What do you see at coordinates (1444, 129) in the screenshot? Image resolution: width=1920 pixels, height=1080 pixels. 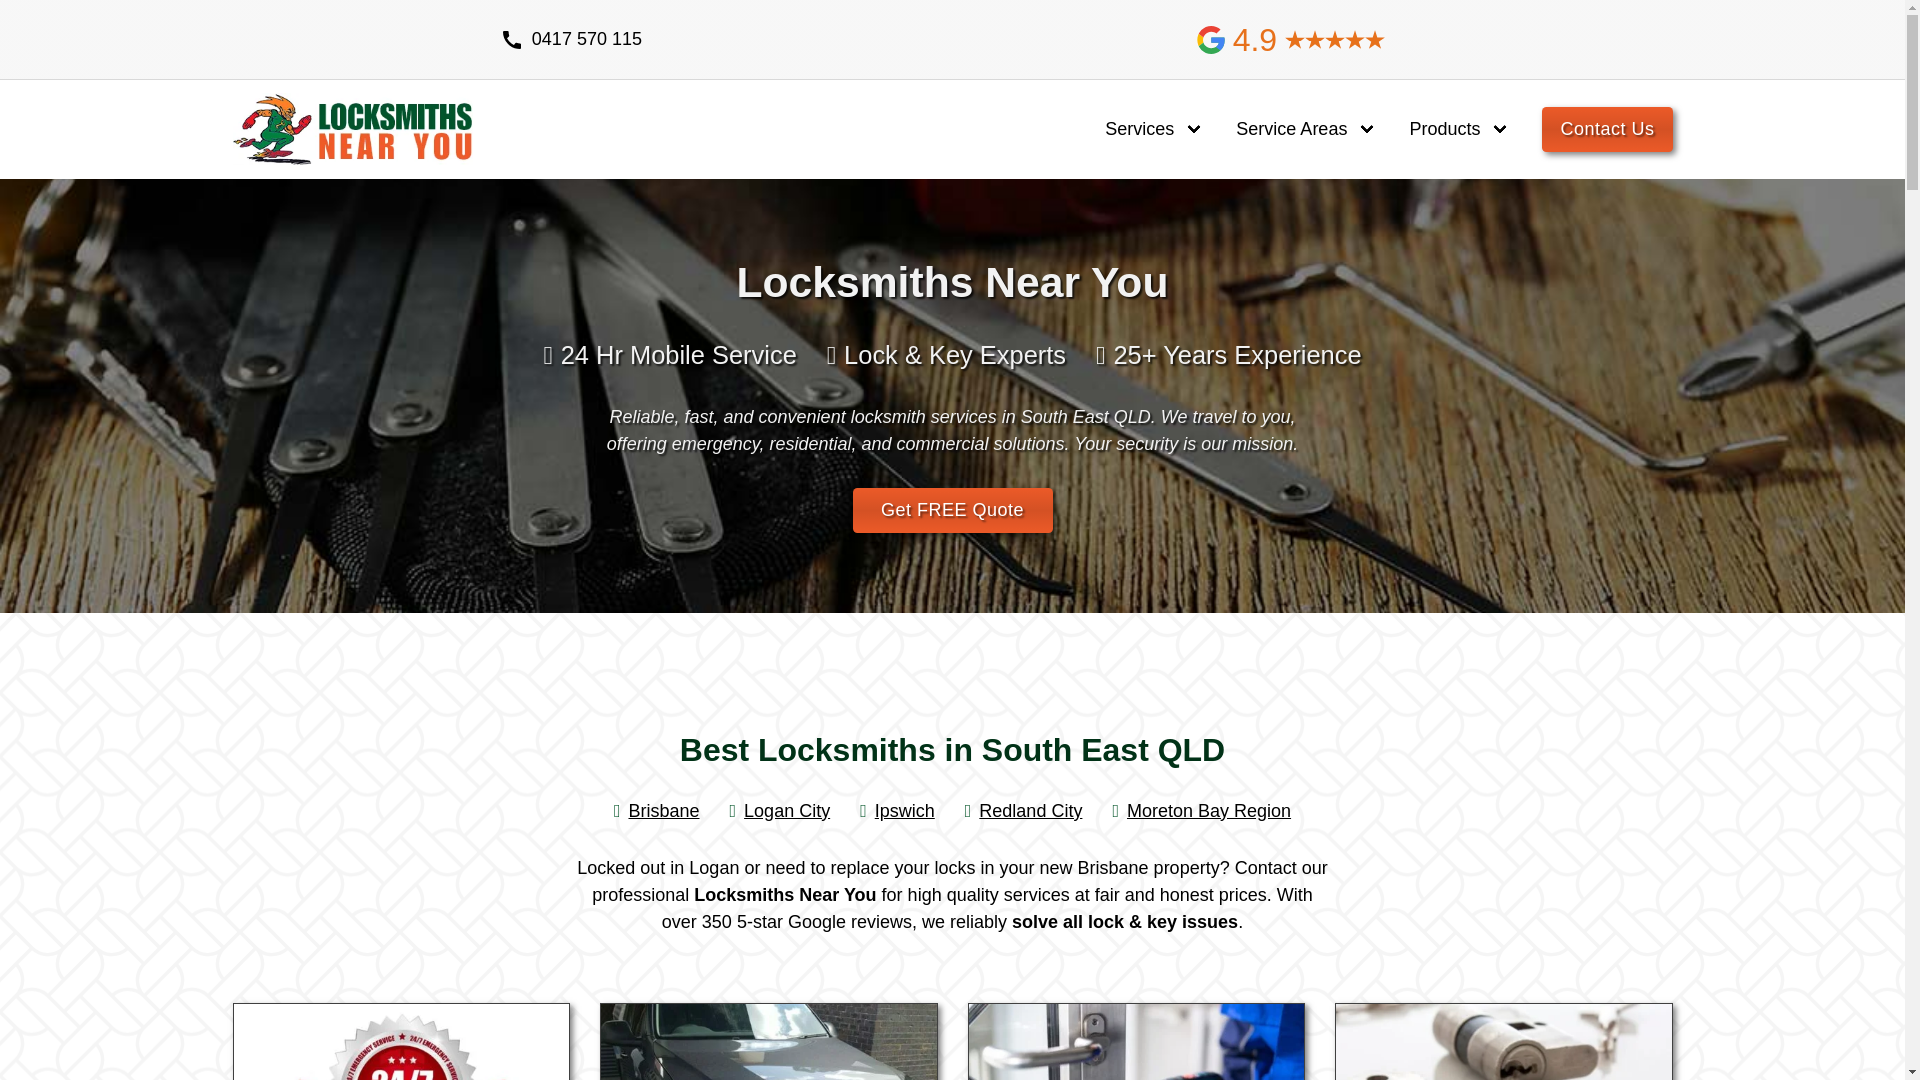 I see `'Products'` at bounding box center [1444, 129].